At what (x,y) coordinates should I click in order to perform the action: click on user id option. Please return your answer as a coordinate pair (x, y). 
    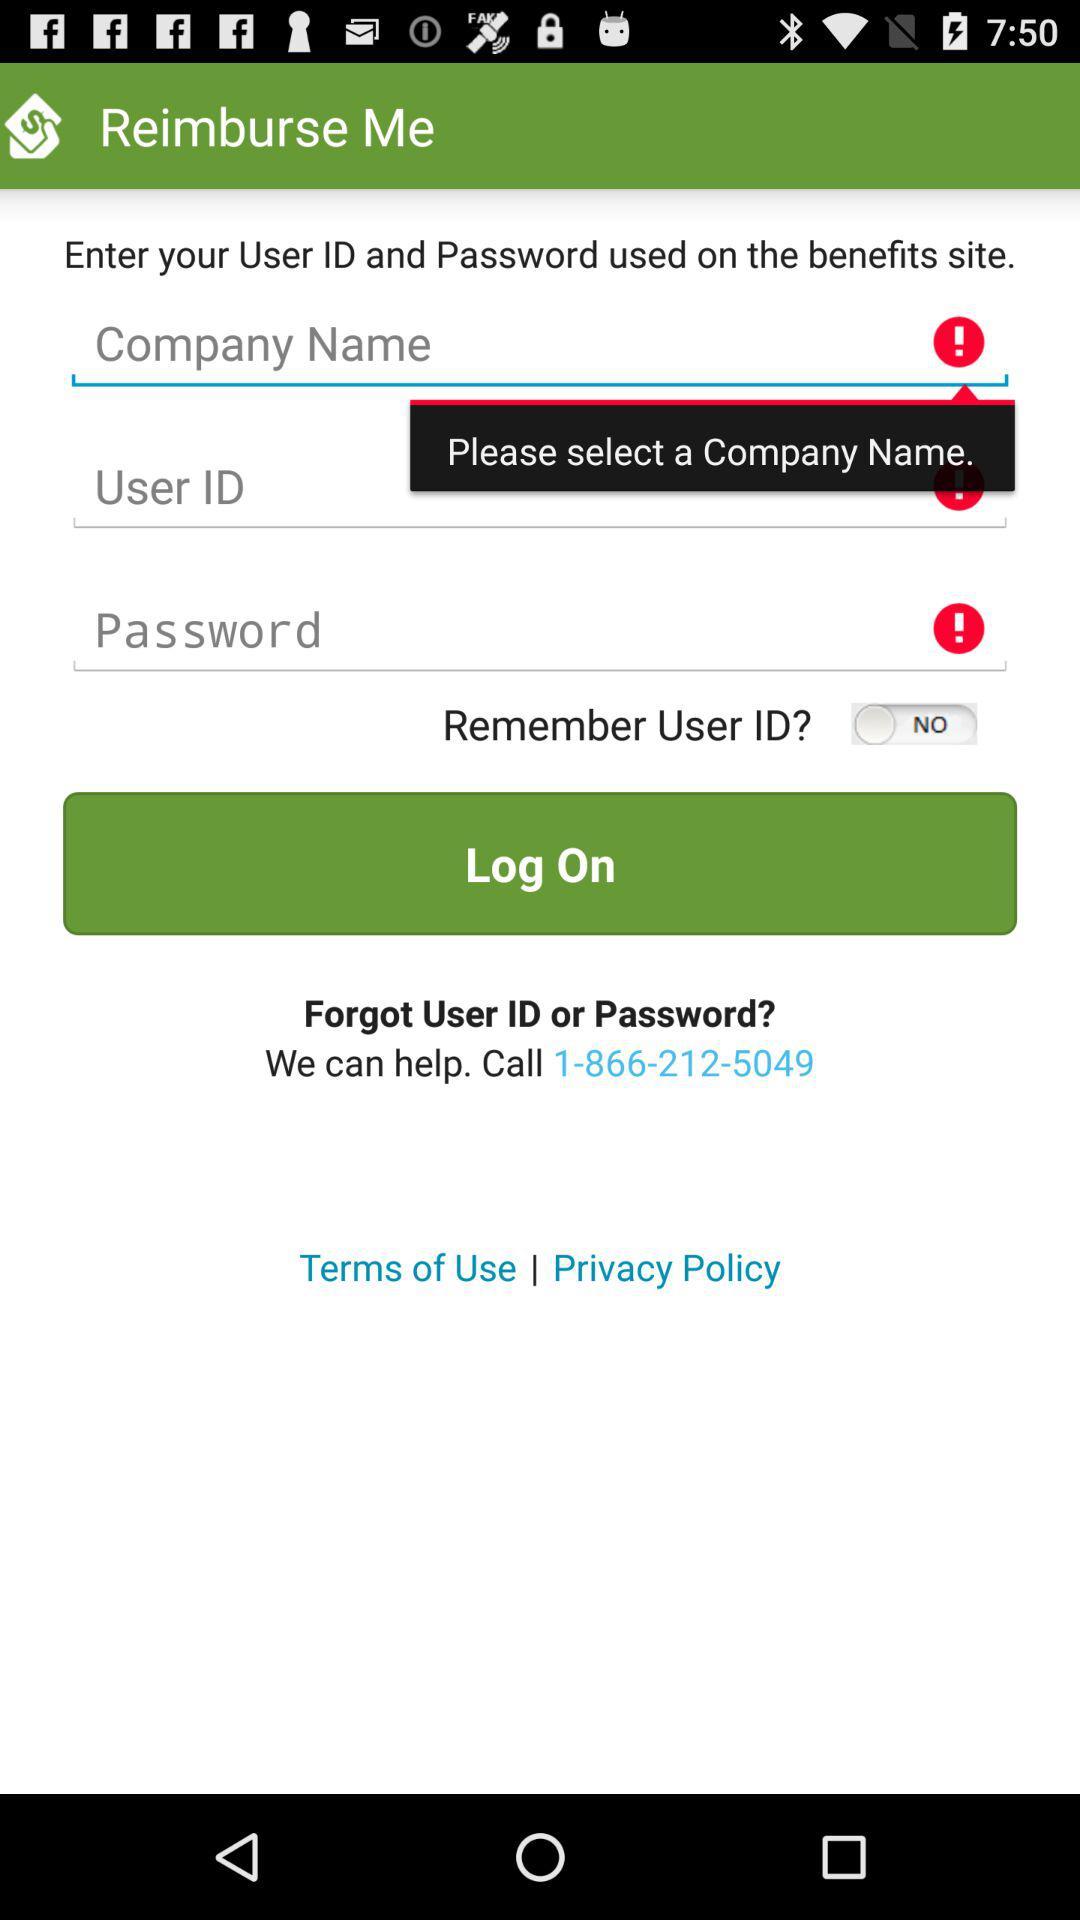
    Looking at the image, I should click on (540, 486).